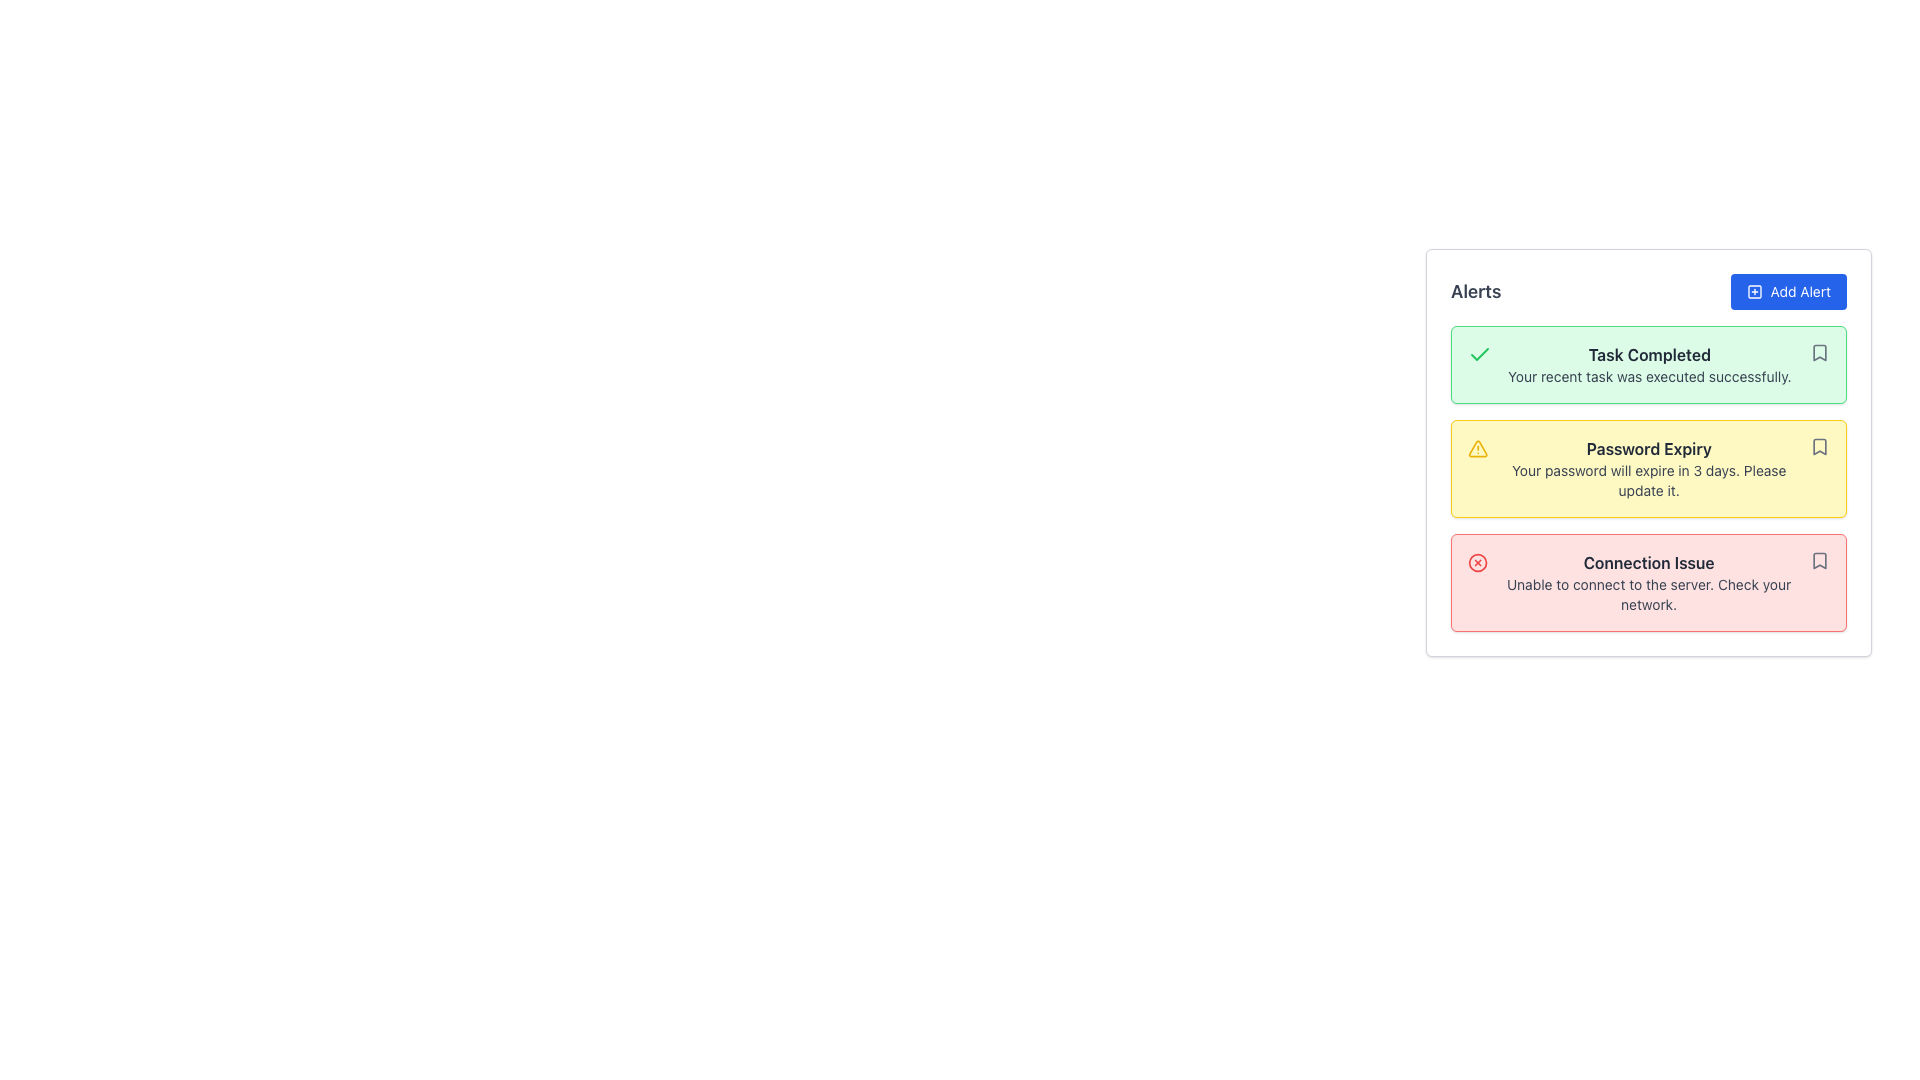  I want to click on the Notification Card displaying 'Task Completed' with a light green background and rounded corners in the Alerts section, so click(1649, 365).